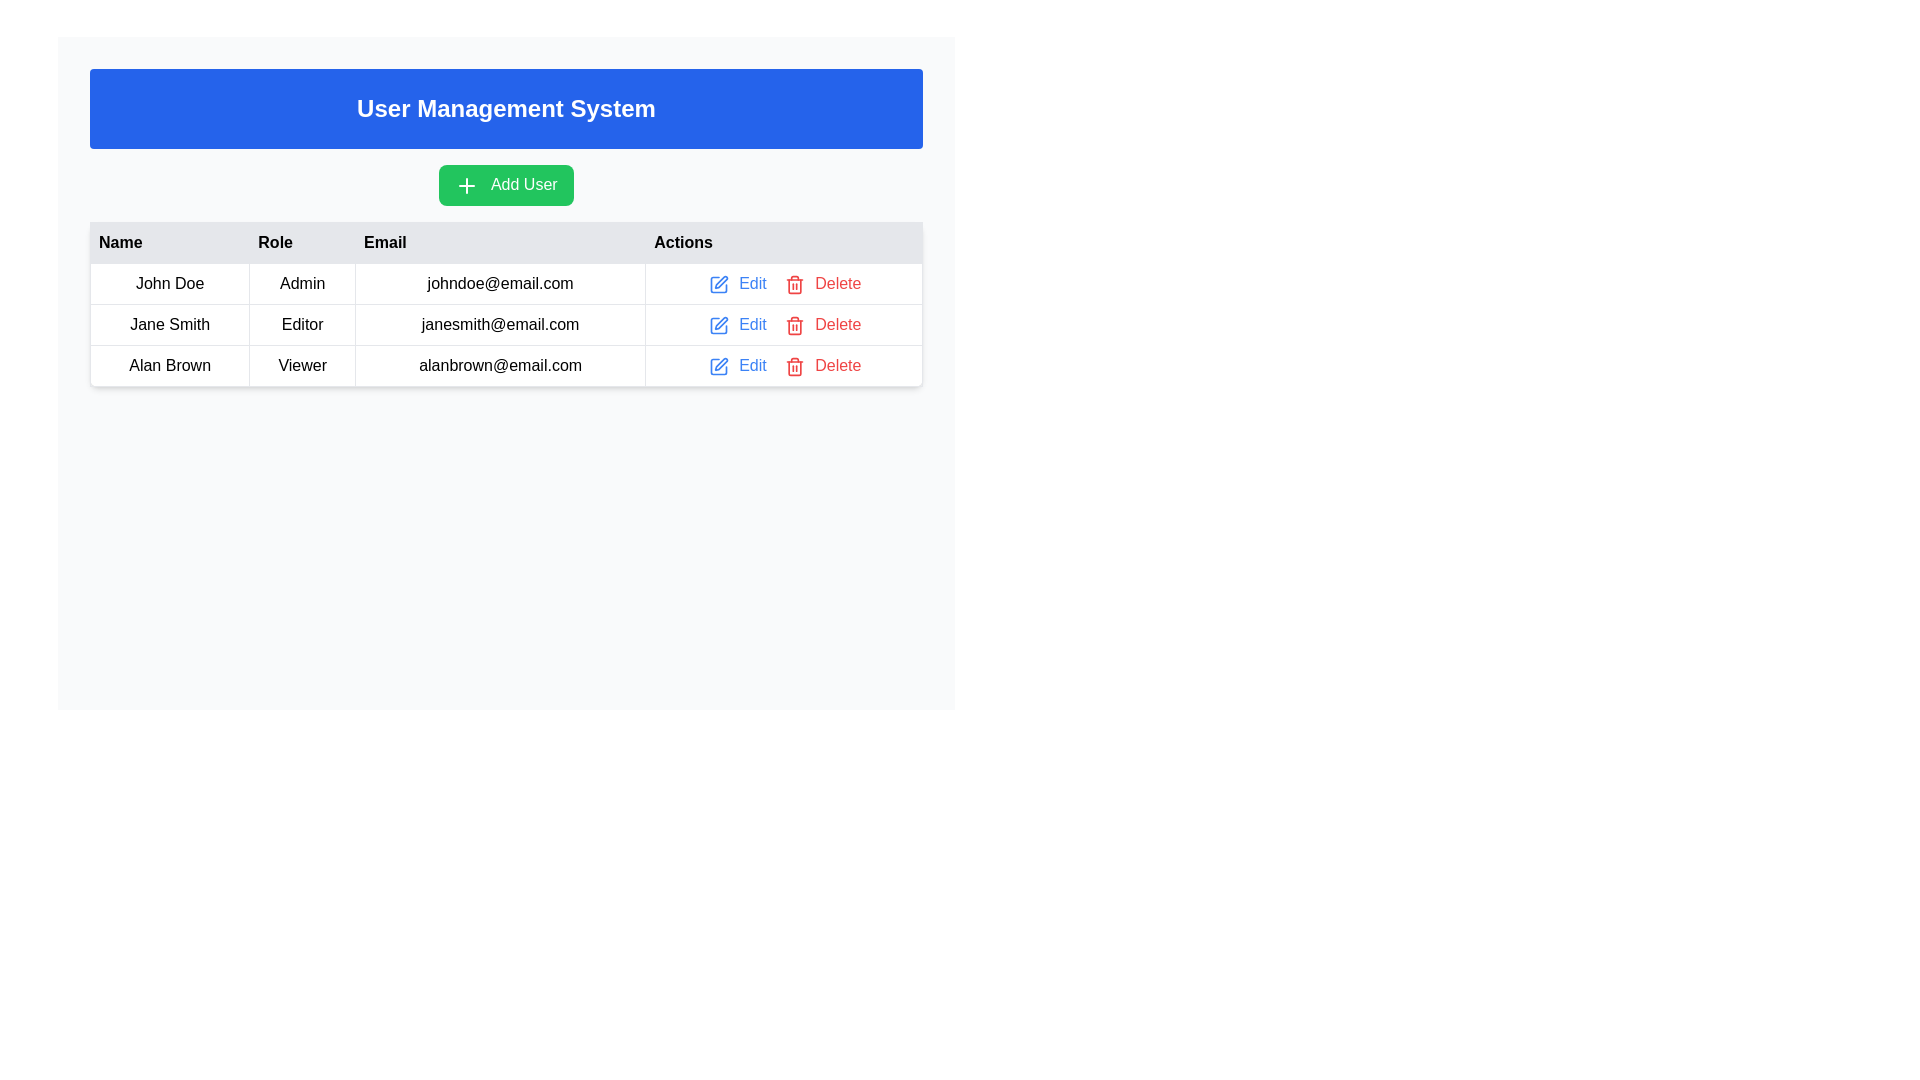 The width and height of the screenshot is (1920, 1080). Describe the element at coordinates (301, 365) in the screenshot. I see `the 'Viewer' cell in the 'Role' column of the data table corresponding to user 'Alan Brown'` at that location.